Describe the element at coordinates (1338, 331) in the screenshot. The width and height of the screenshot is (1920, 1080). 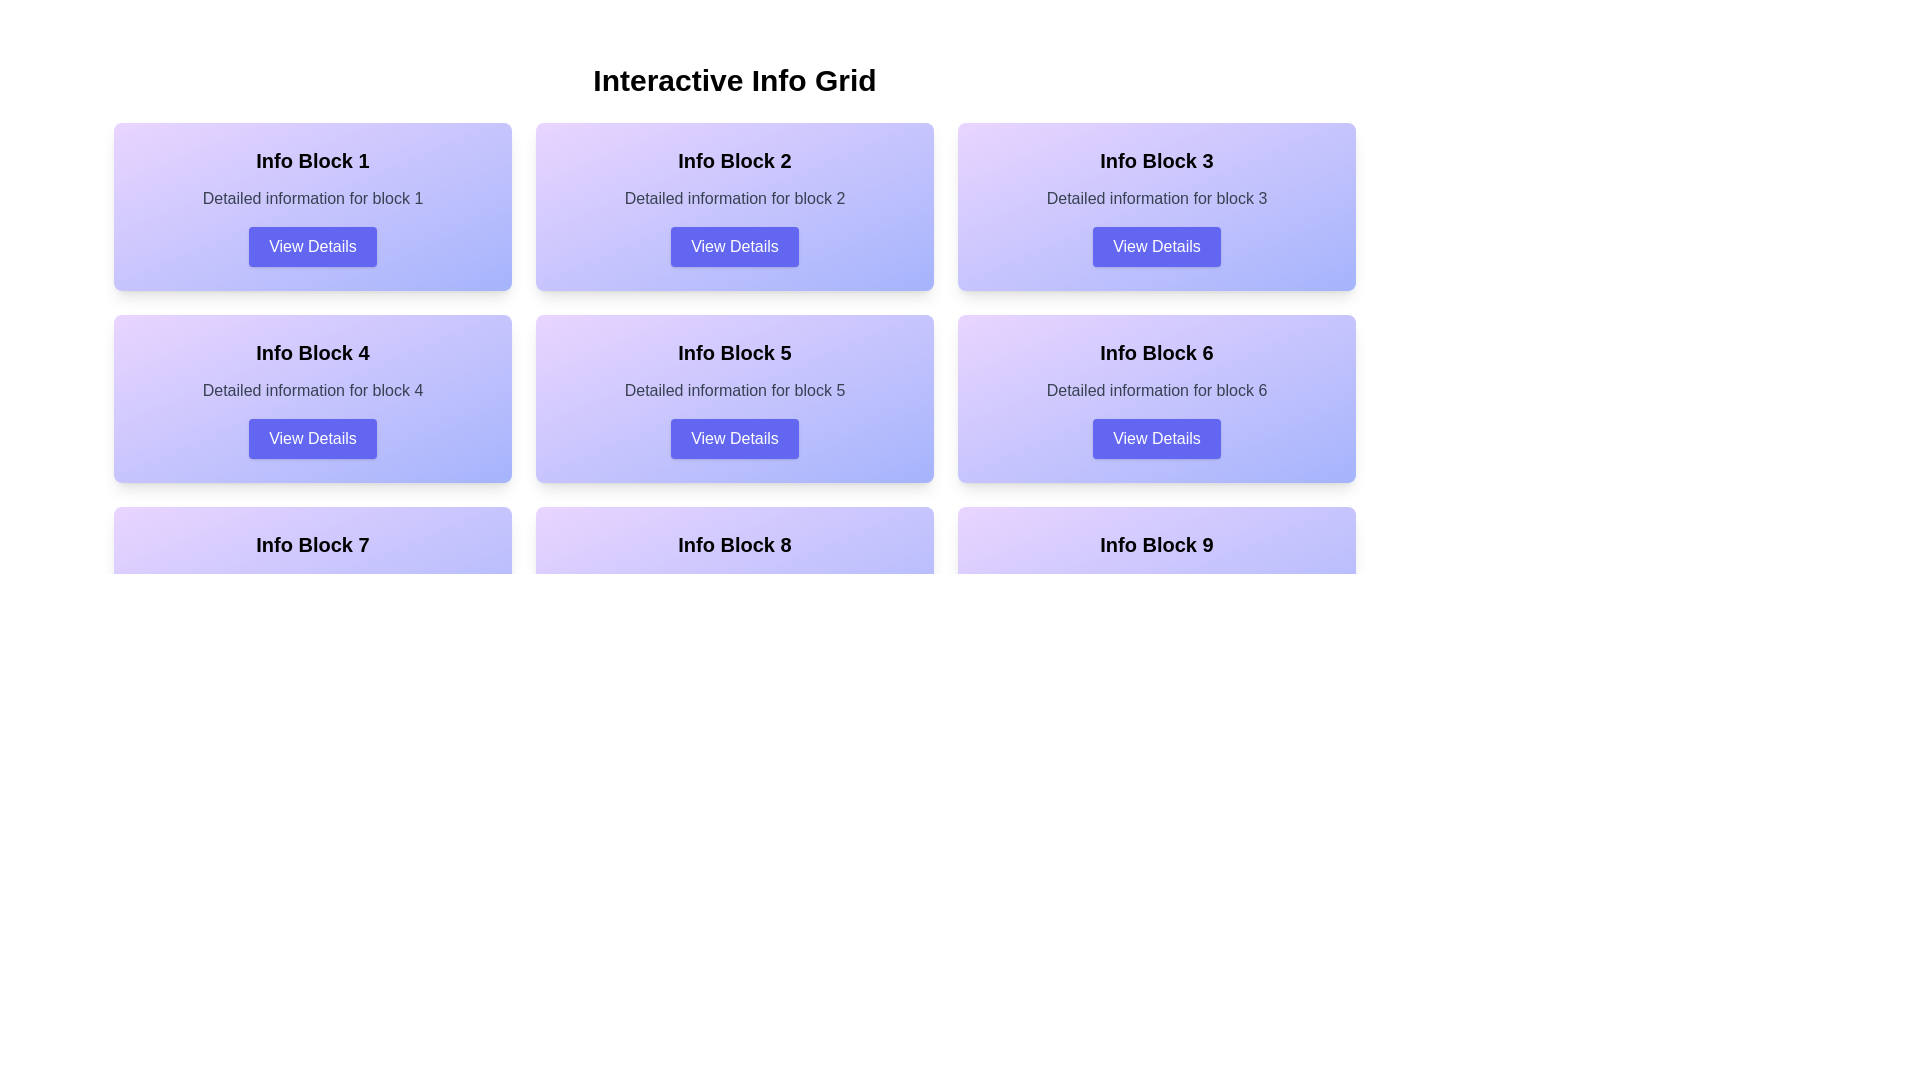
I see `the decorative circular graphic element located in the top-right corner of the 'Info Block 6' card within the SVG component` at that location.